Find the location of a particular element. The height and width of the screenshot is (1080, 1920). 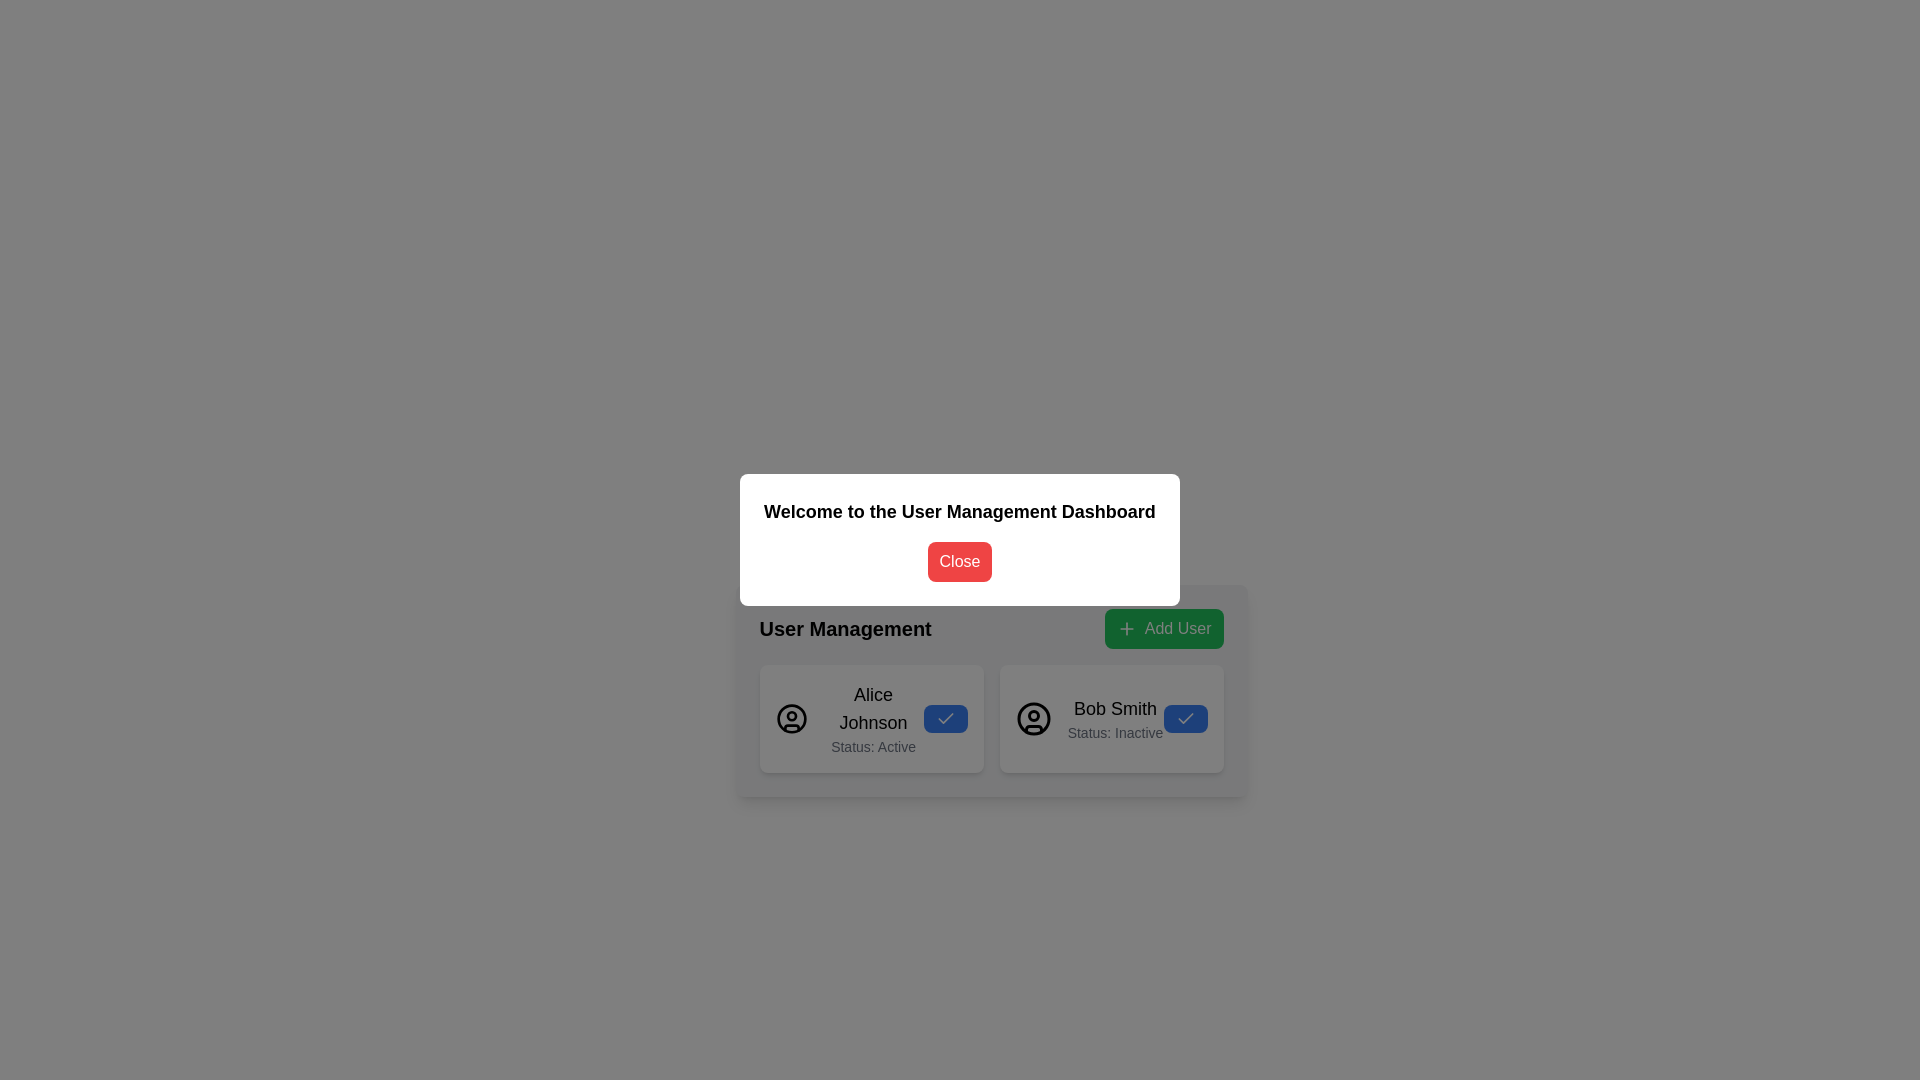

the button located at the lower-right corner of the card for 'Alice Johnson' is located at coordinates (944, 717).